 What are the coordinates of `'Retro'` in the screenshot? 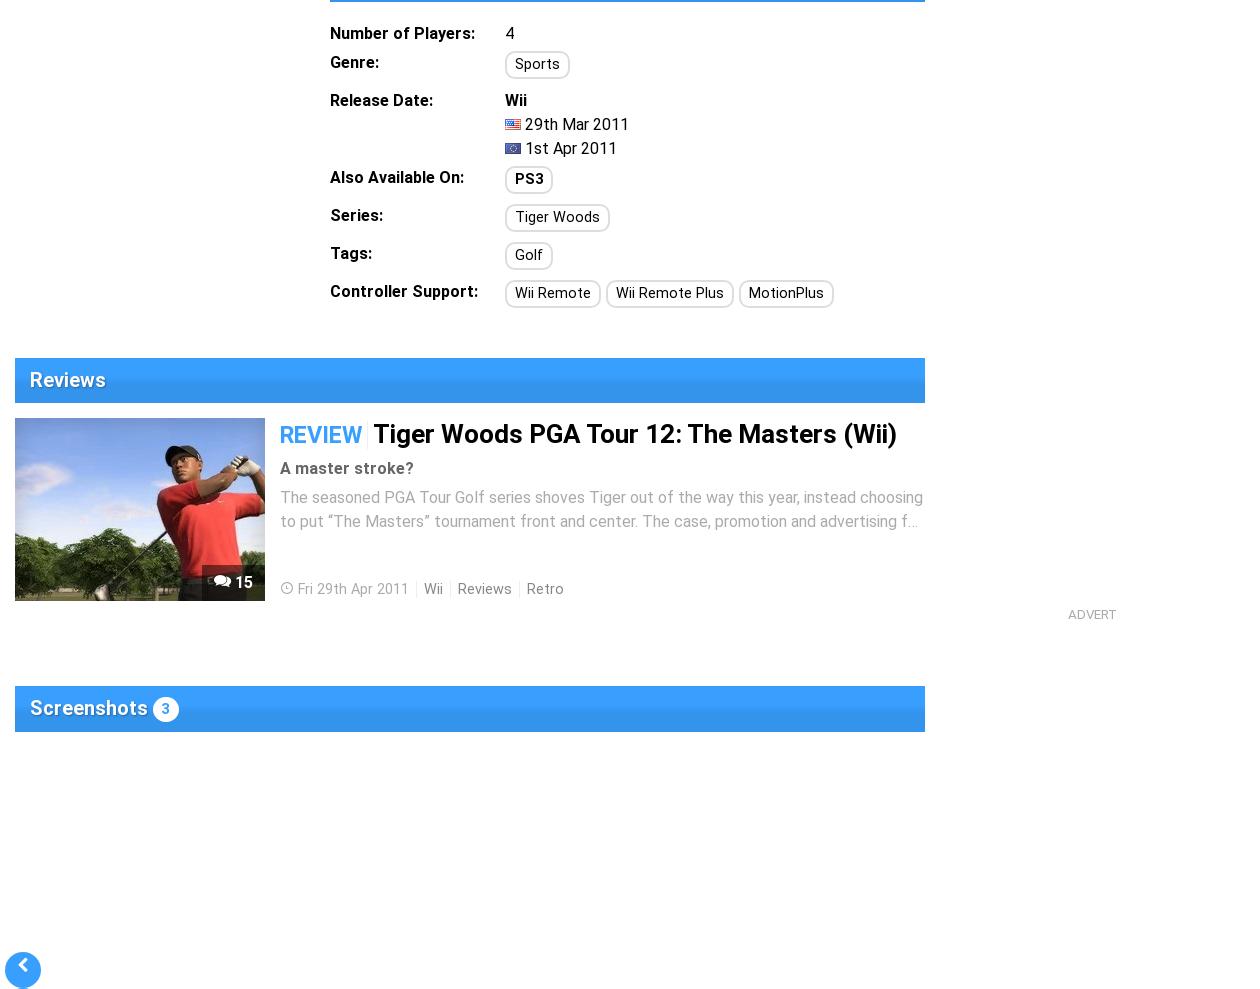 It's located at (545, 588).